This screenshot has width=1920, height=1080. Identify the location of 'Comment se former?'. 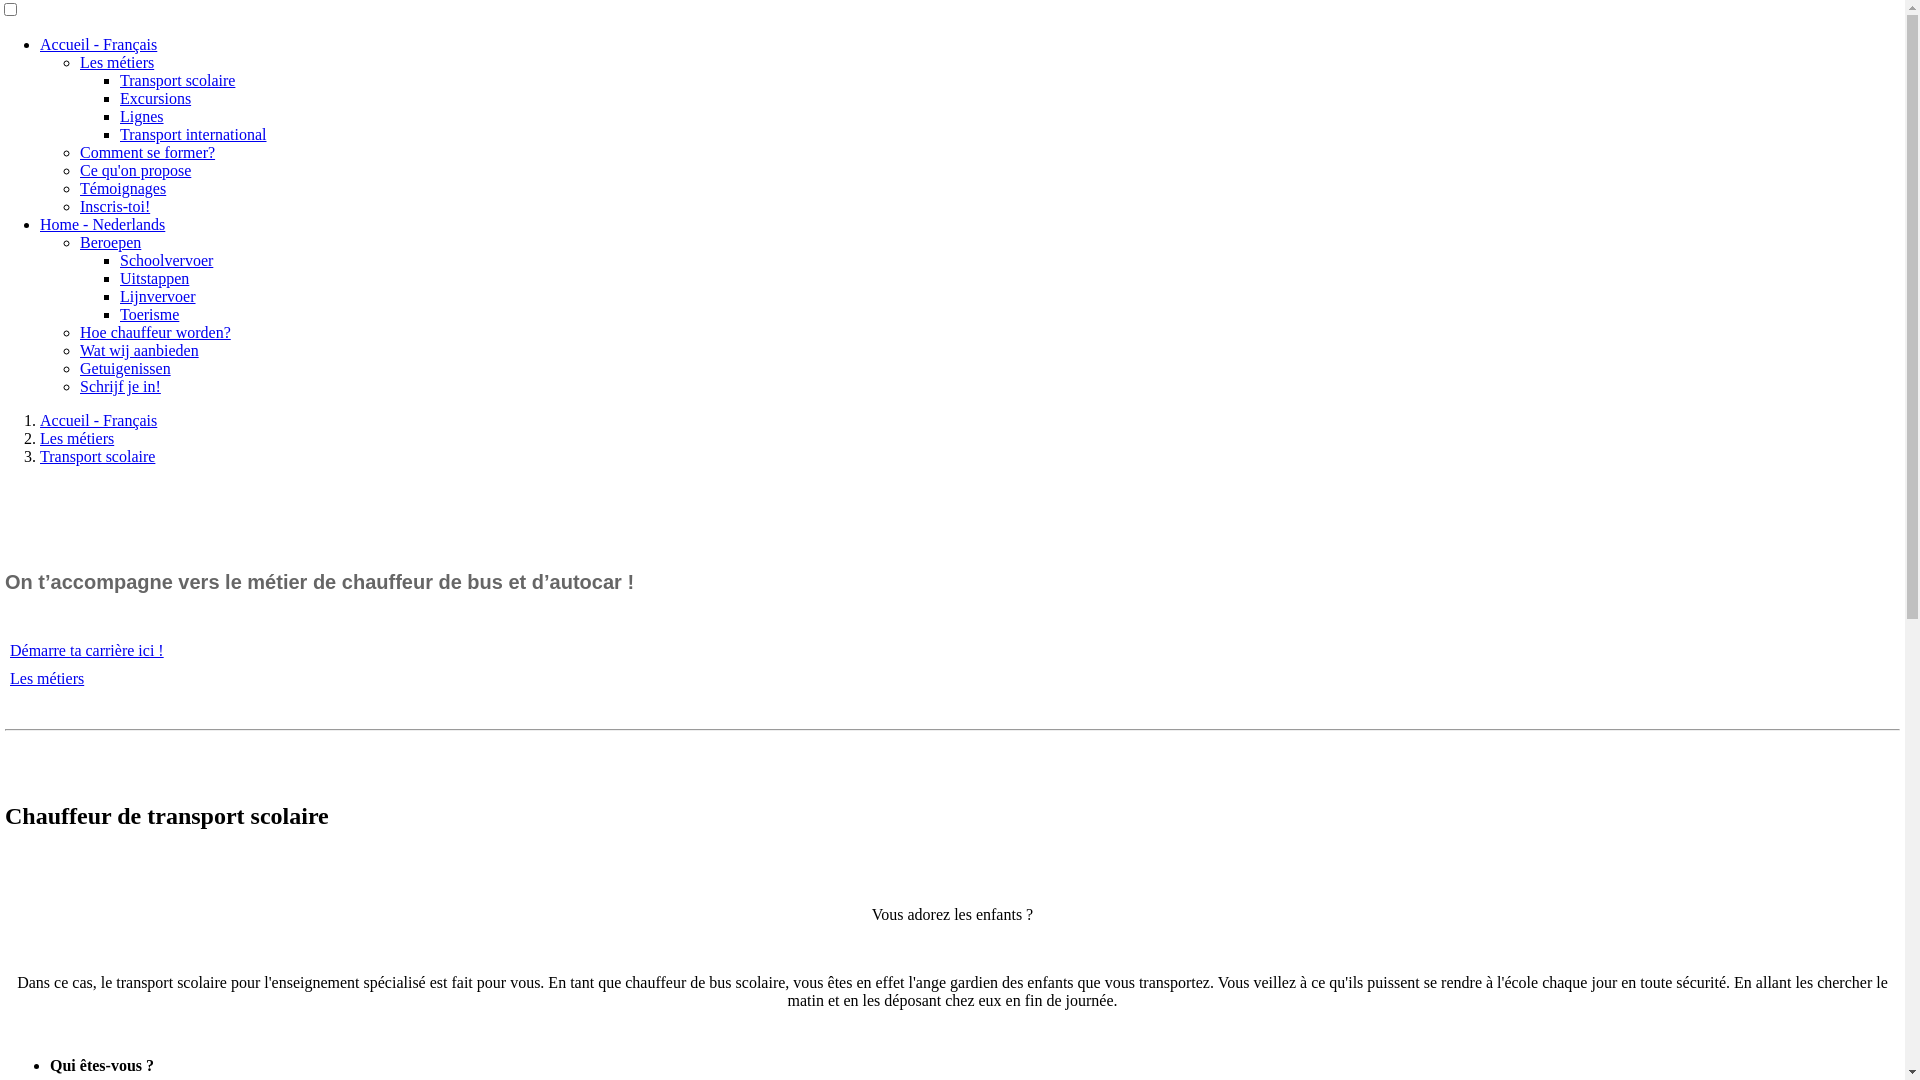
(146, 151).